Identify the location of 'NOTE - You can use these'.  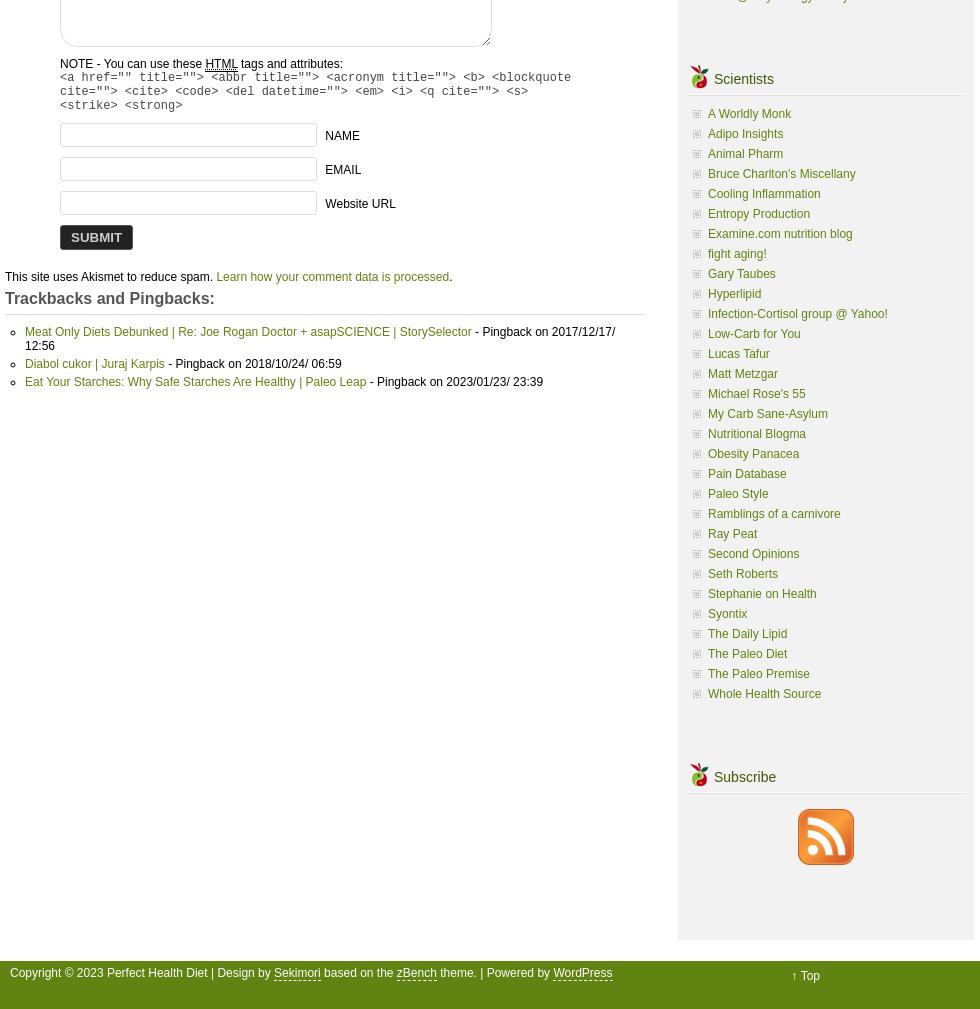
(132, 62).